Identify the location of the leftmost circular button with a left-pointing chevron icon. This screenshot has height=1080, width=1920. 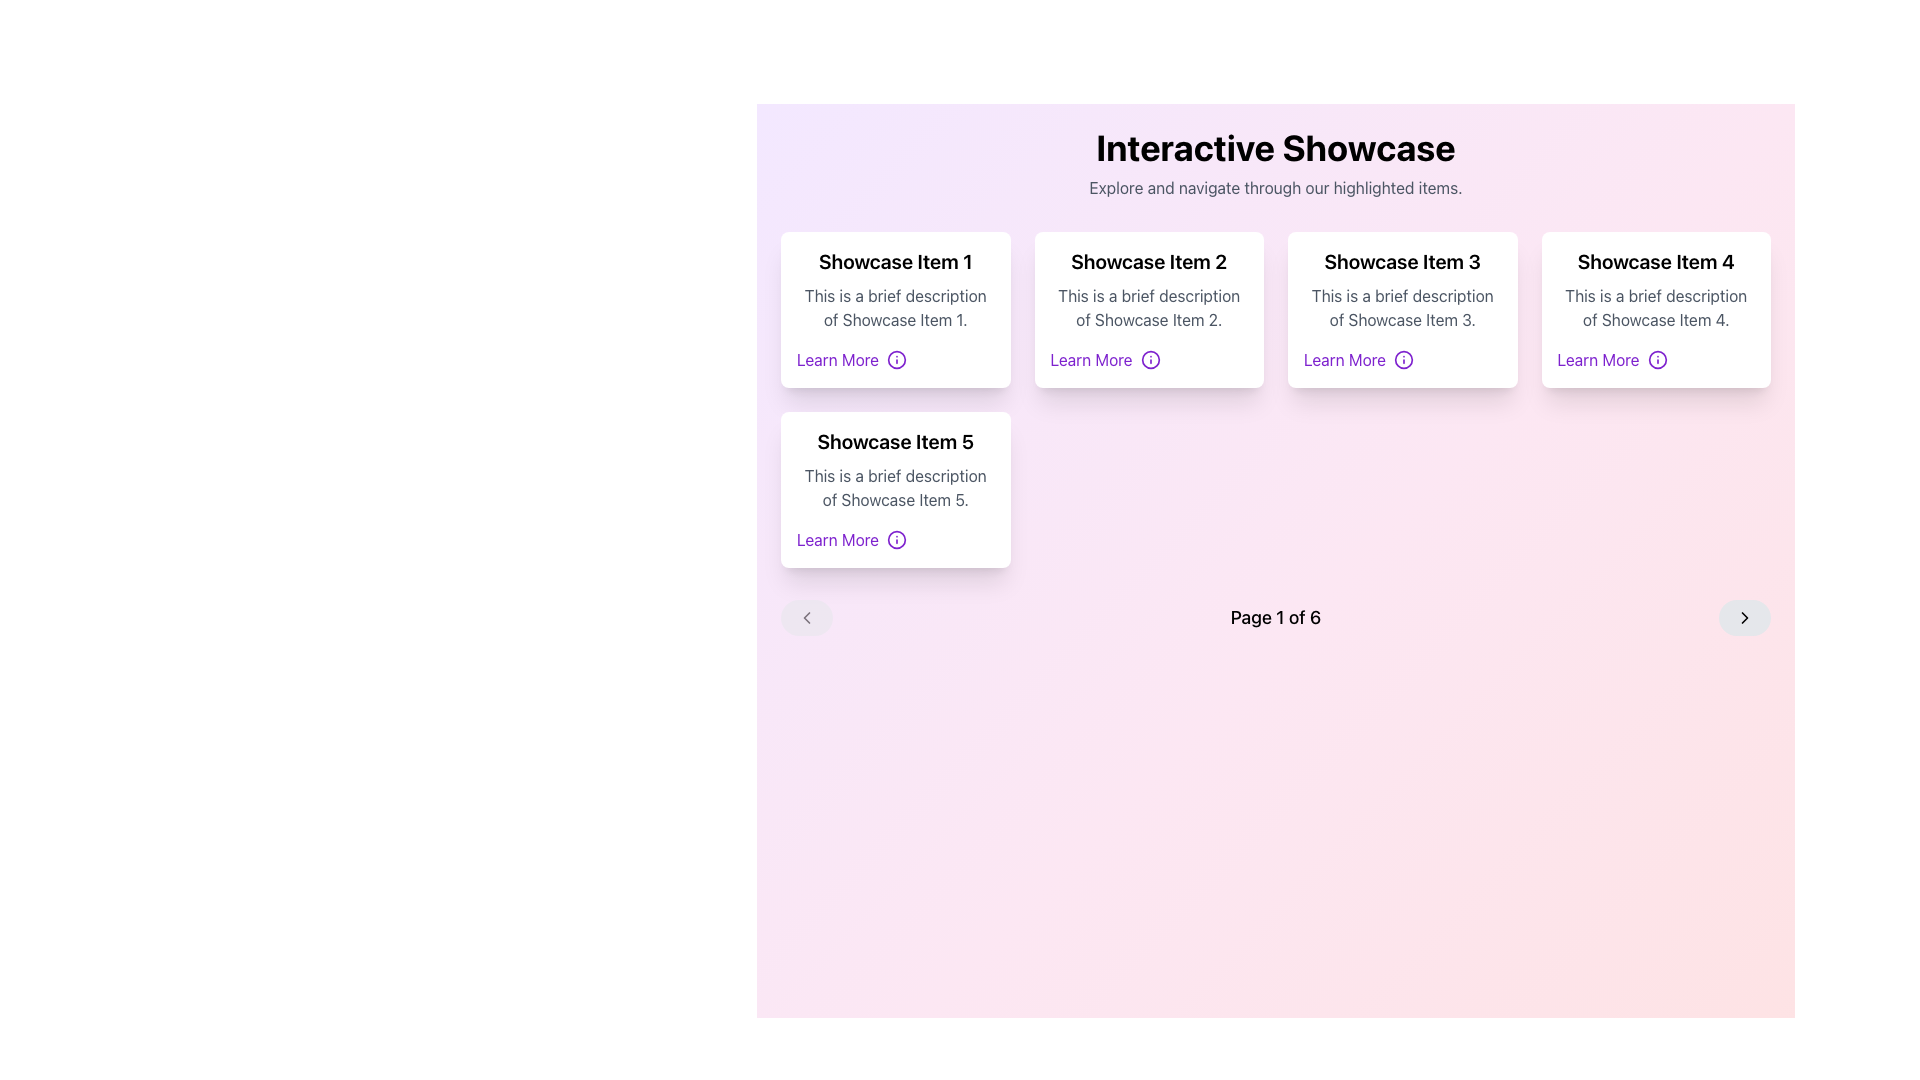
(806, 616).